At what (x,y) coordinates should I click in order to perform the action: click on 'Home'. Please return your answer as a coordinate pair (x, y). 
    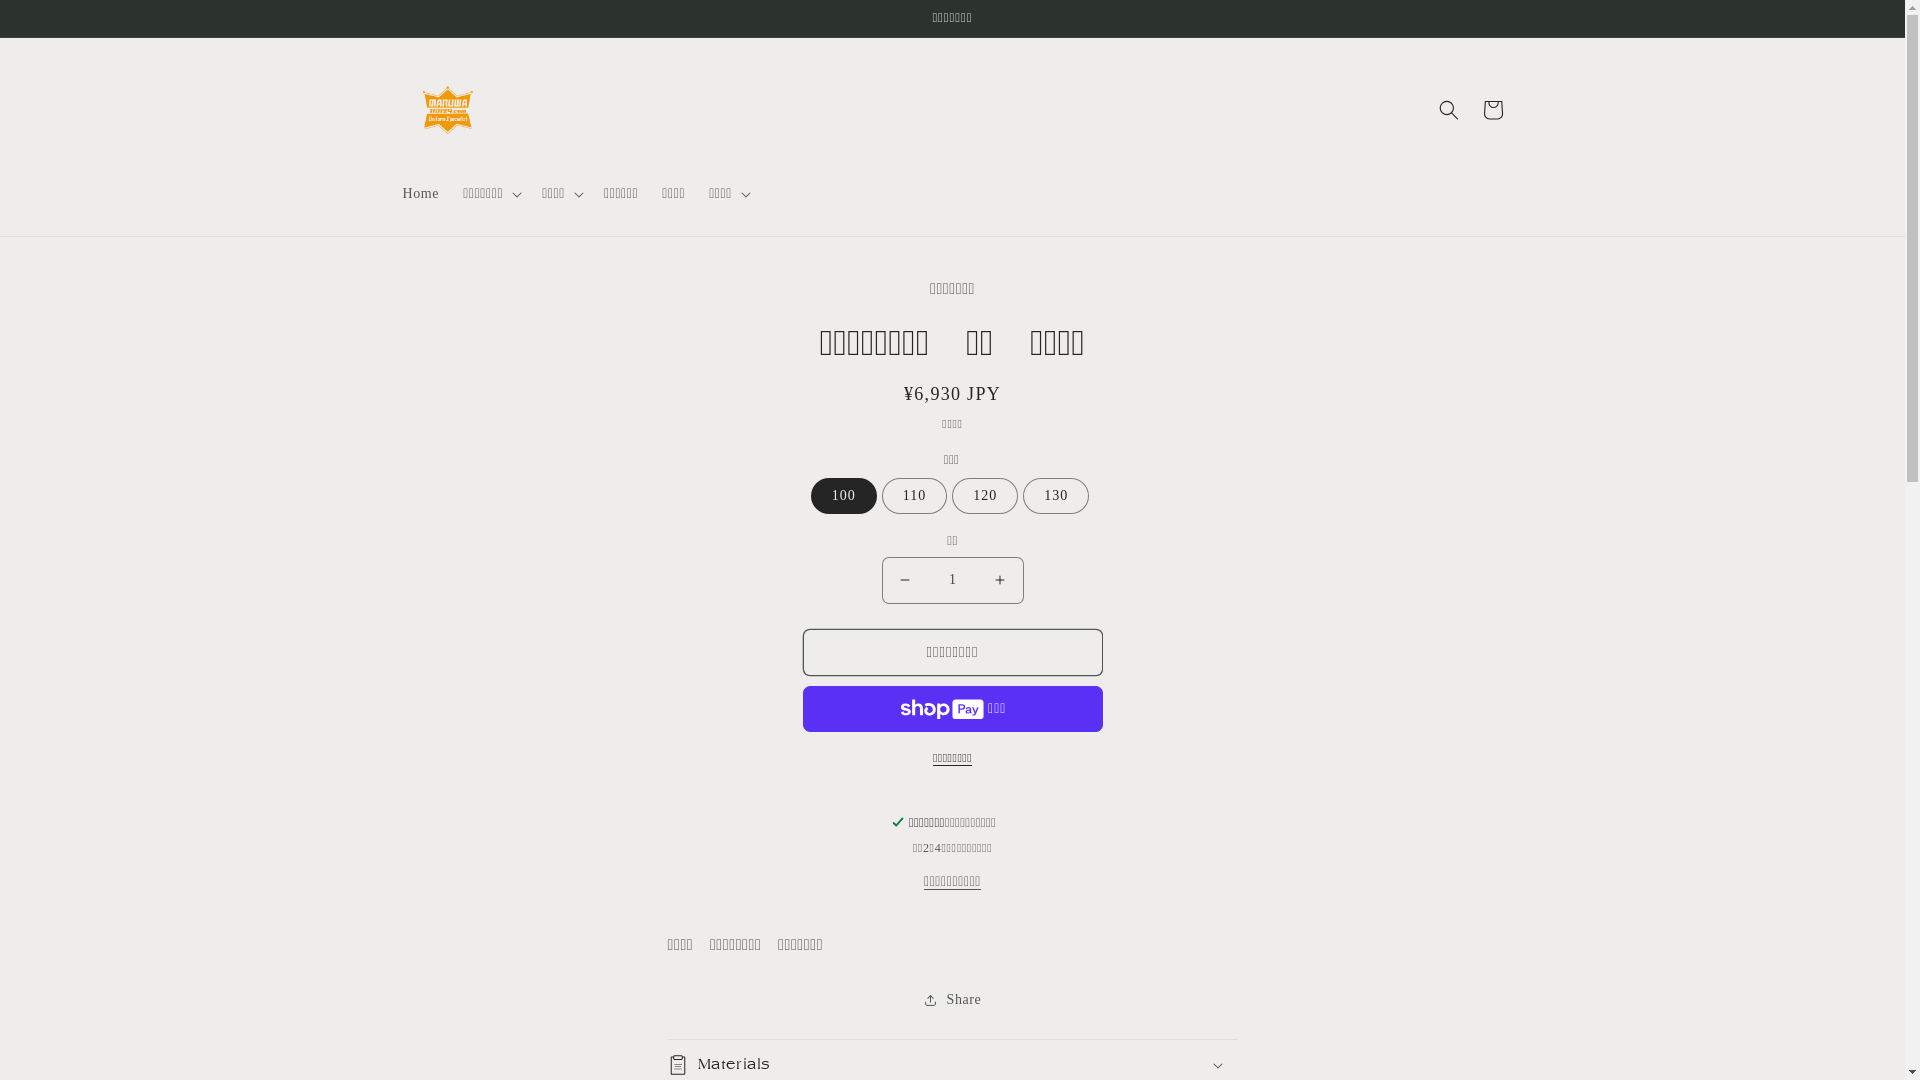
    Looking at the image, I should click on (389, 193).